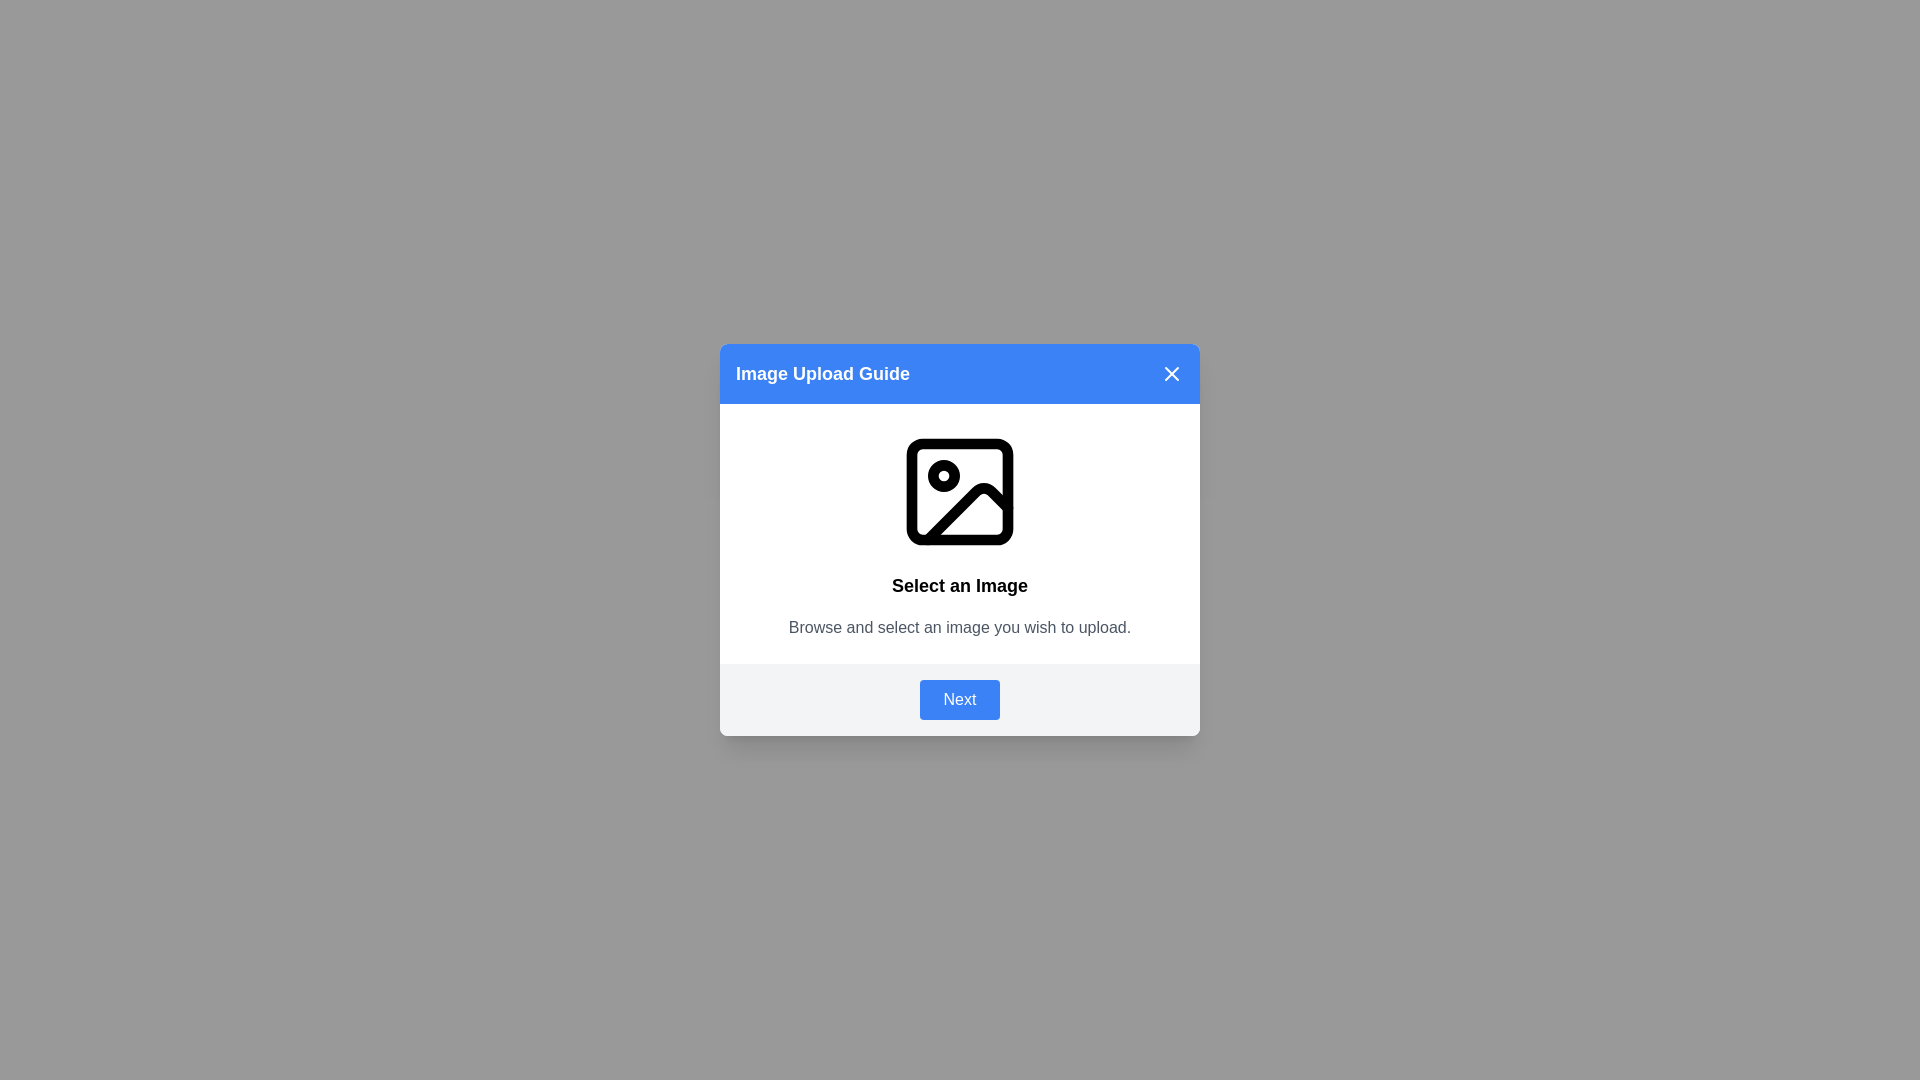 This screenshot has width=1920, height=1080. Describe the element at coordinates (743, 571) in the screenshot. I see `the text by clicking and dragging over the text area` at that location.